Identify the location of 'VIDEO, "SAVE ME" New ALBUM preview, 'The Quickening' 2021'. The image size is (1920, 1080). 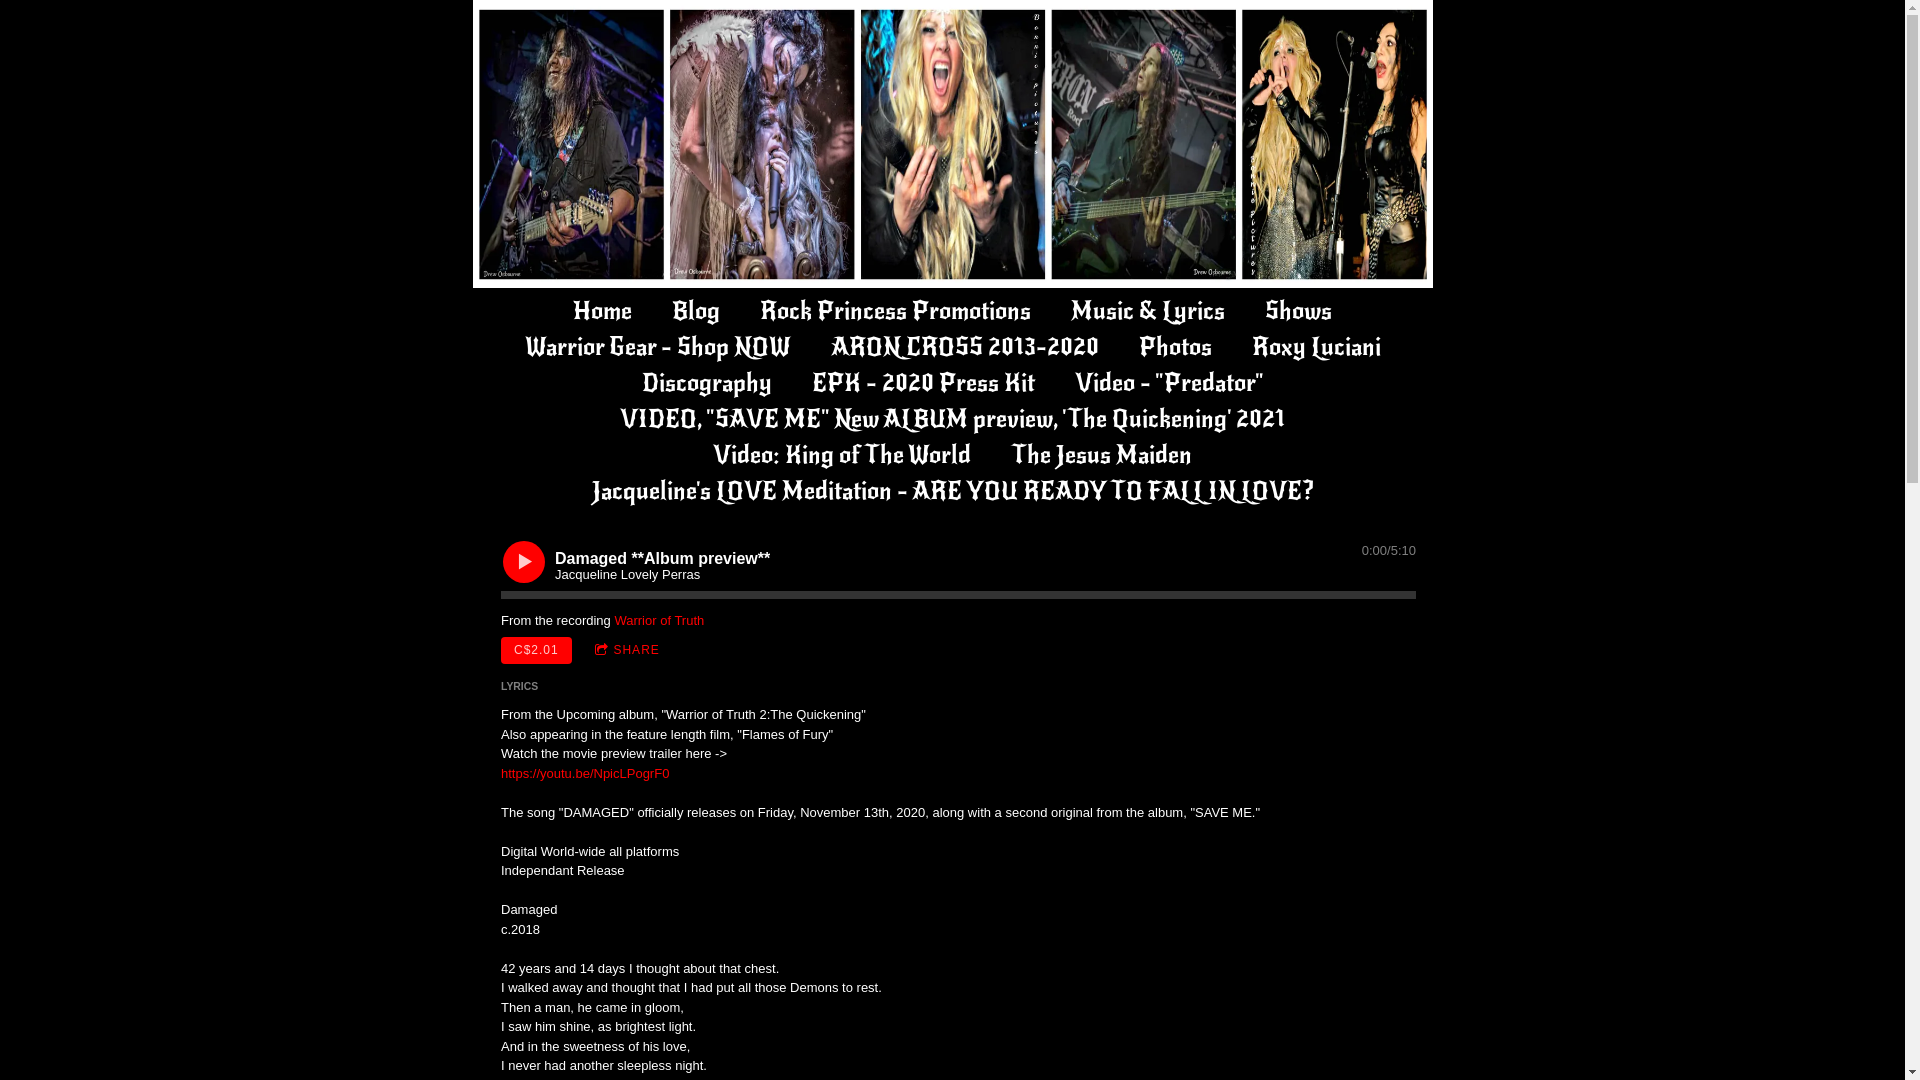
(951, 418).